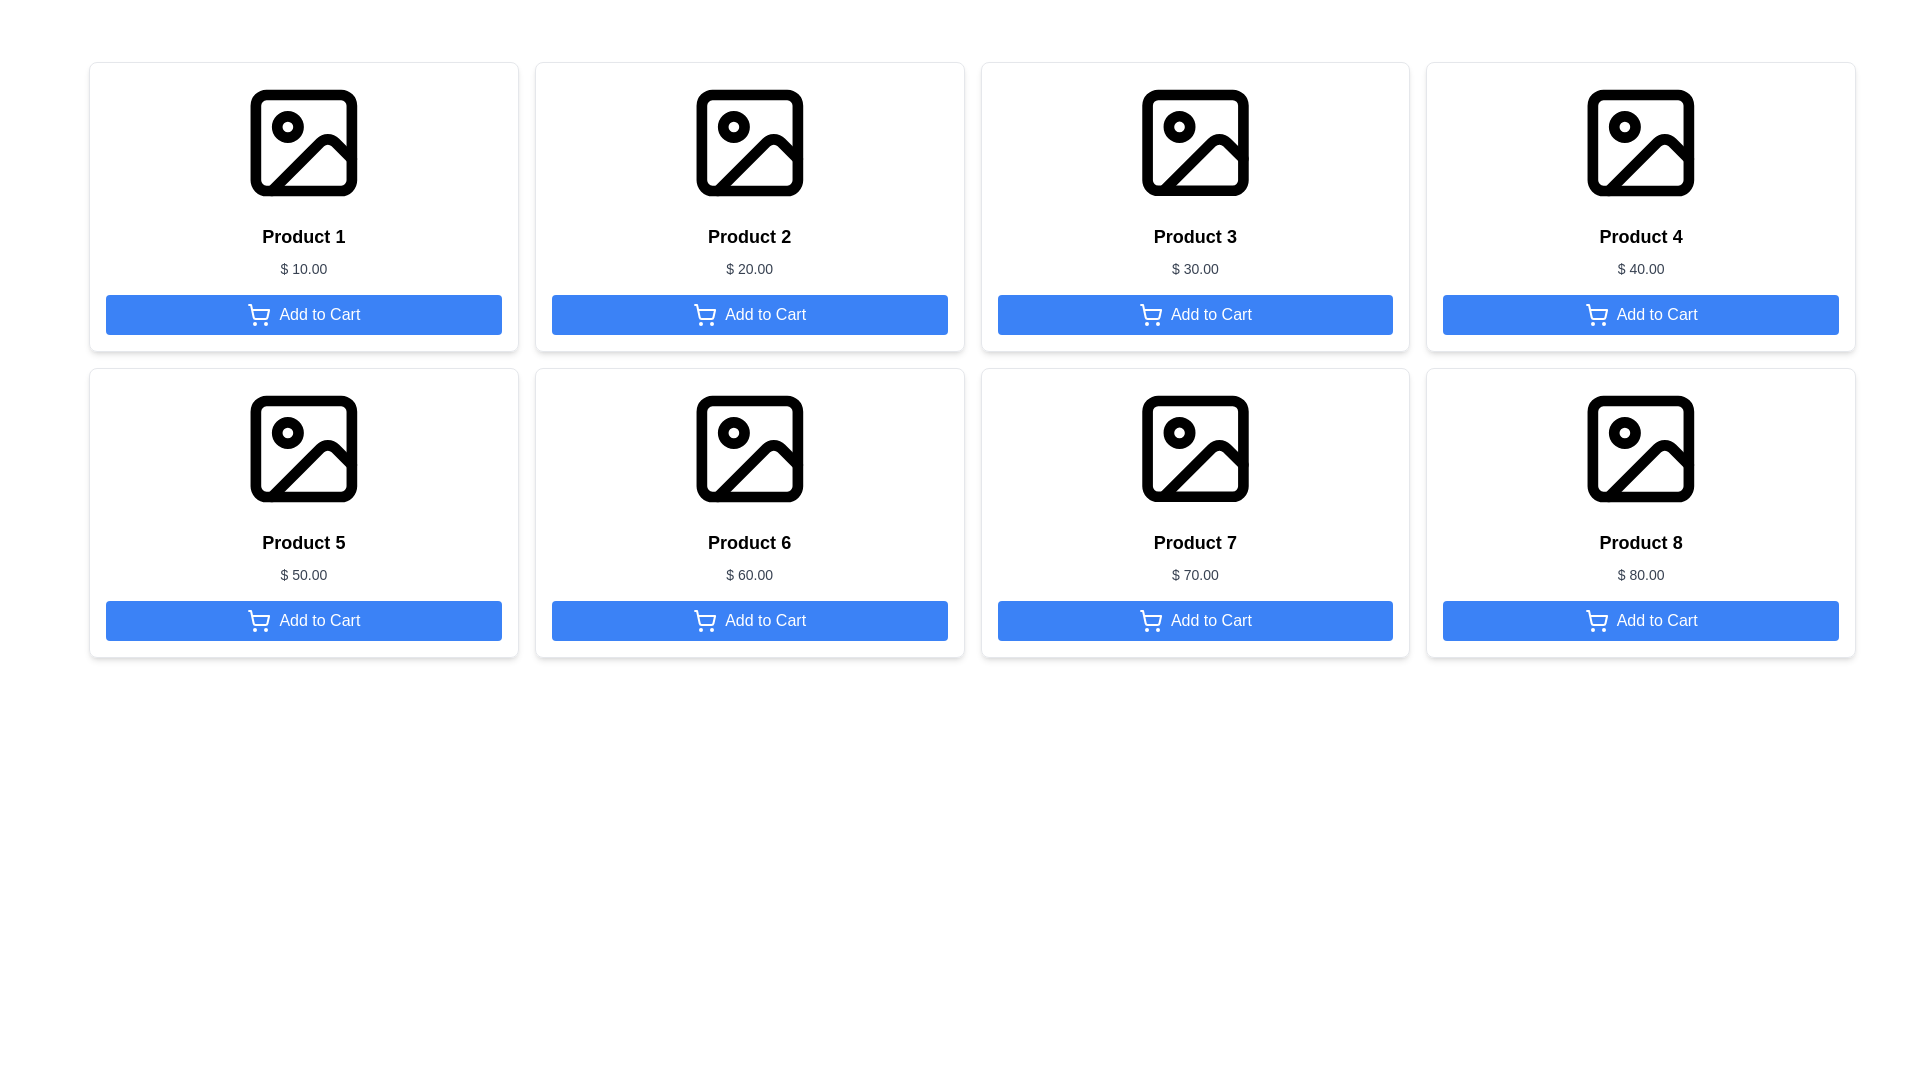 The image size is (1920, 1080). What do you see at coordinates (732, 431) in the screenshot?
I see `the decorative dot in the SVG graphic representing a detail of 'Product 6', located in the second row, second column of the layout` at bounding box center [732, 431].